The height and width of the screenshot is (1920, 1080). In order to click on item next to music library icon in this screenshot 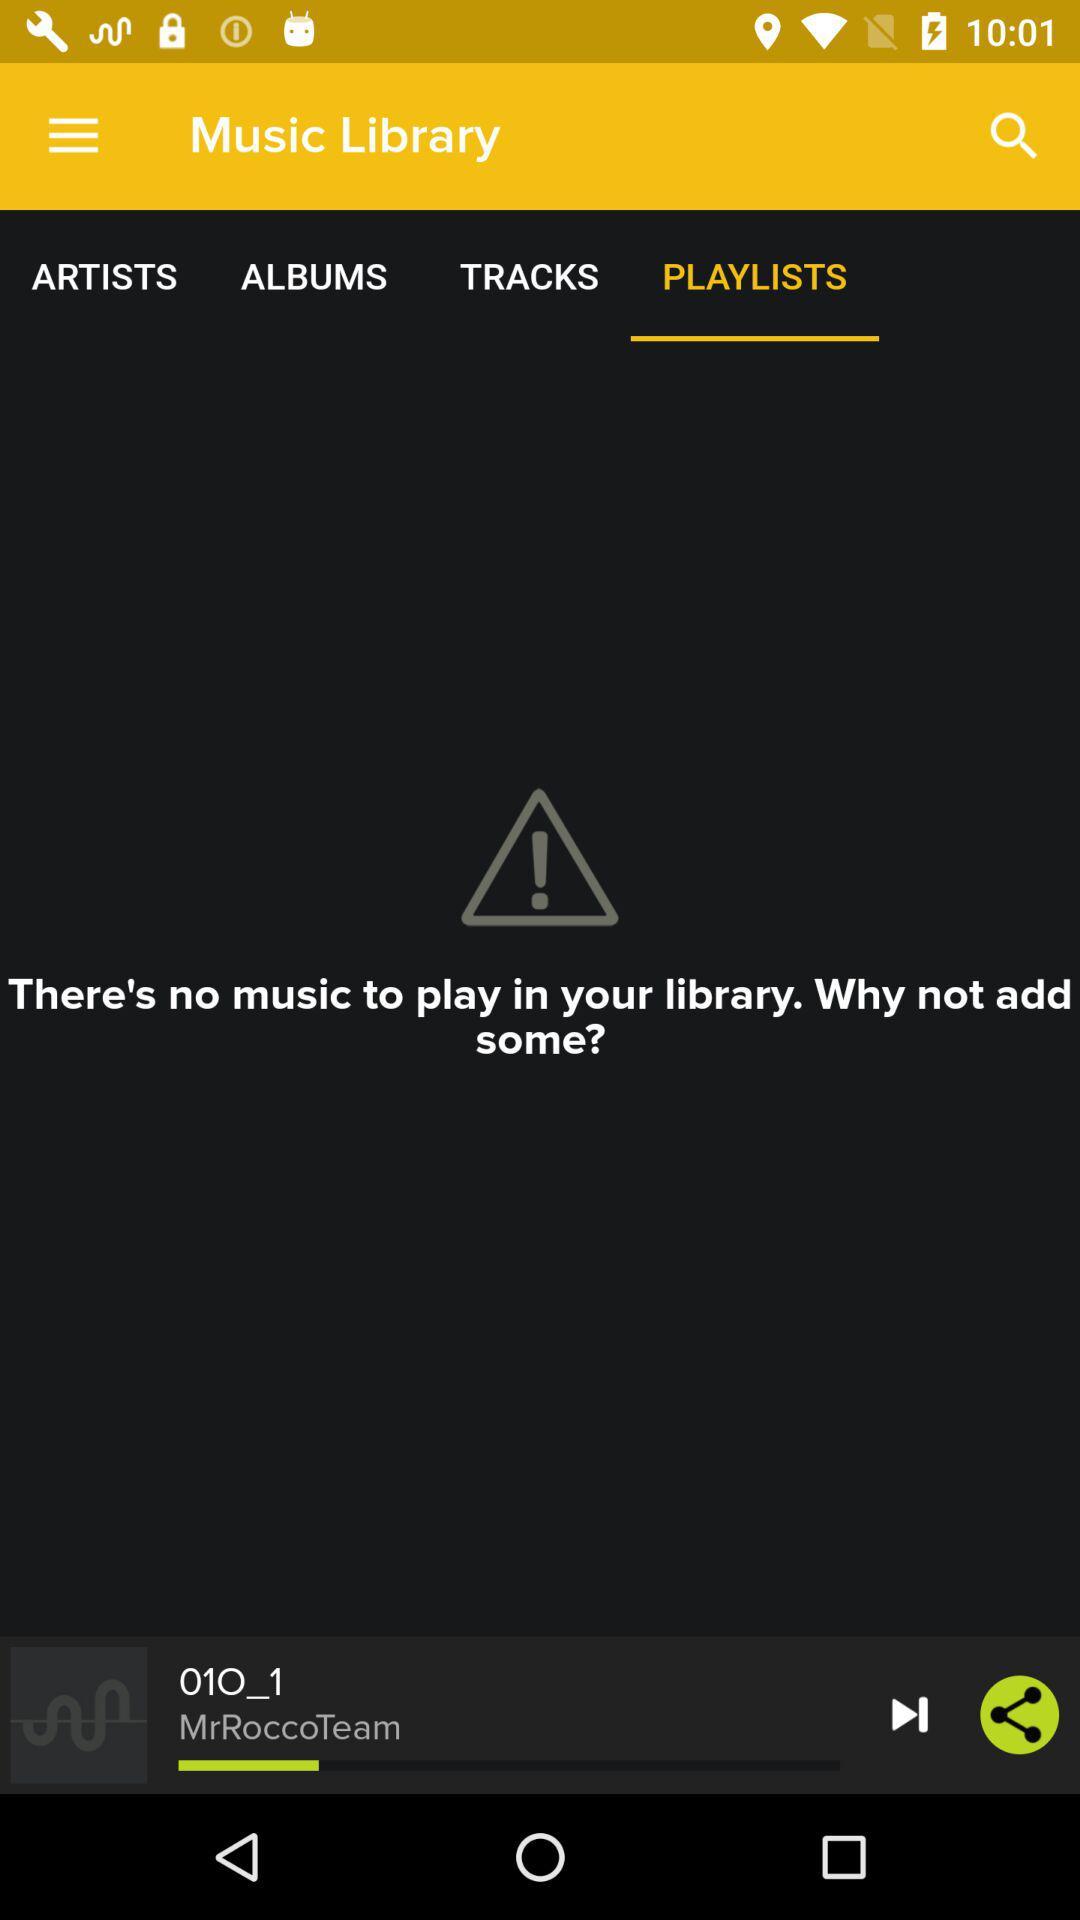, I will do `click(72, 135)`.